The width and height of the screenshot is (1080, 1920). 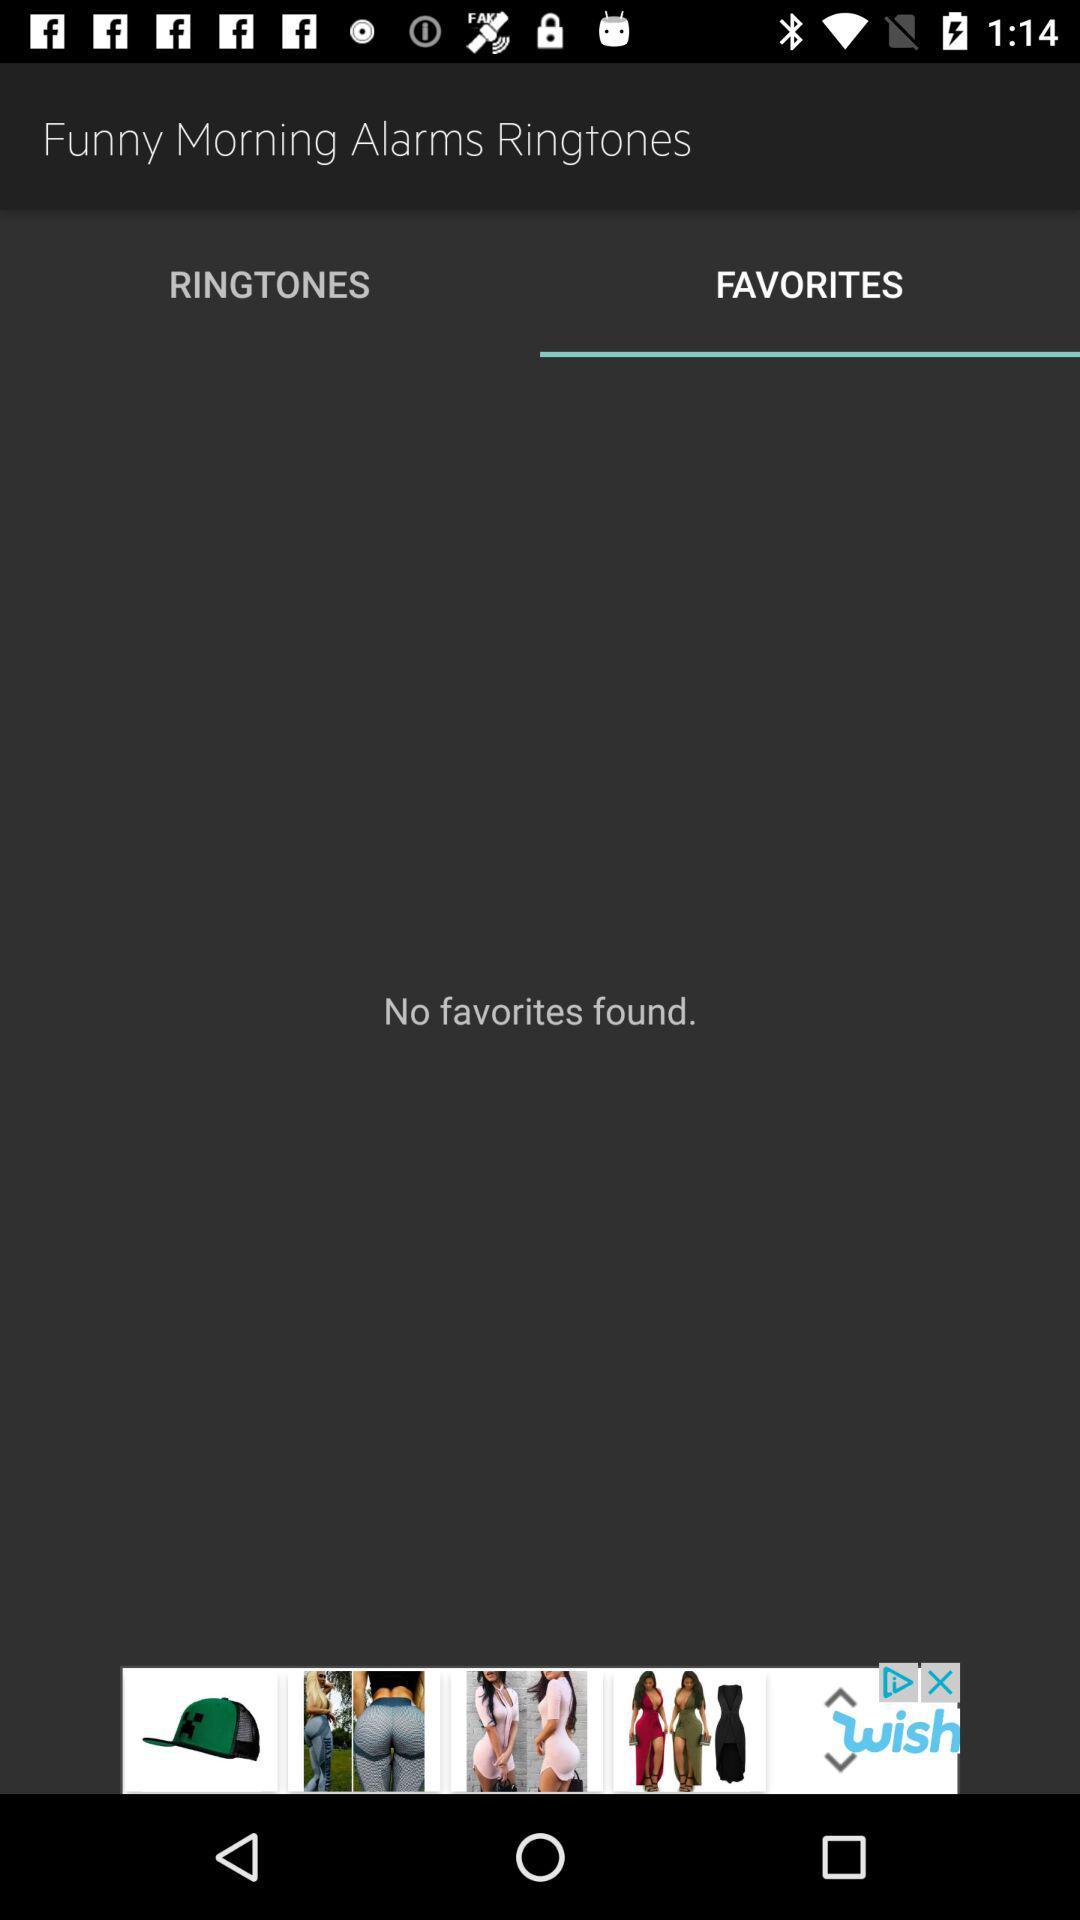 I want to click on open advertisement, so click(x=540, y=1727).